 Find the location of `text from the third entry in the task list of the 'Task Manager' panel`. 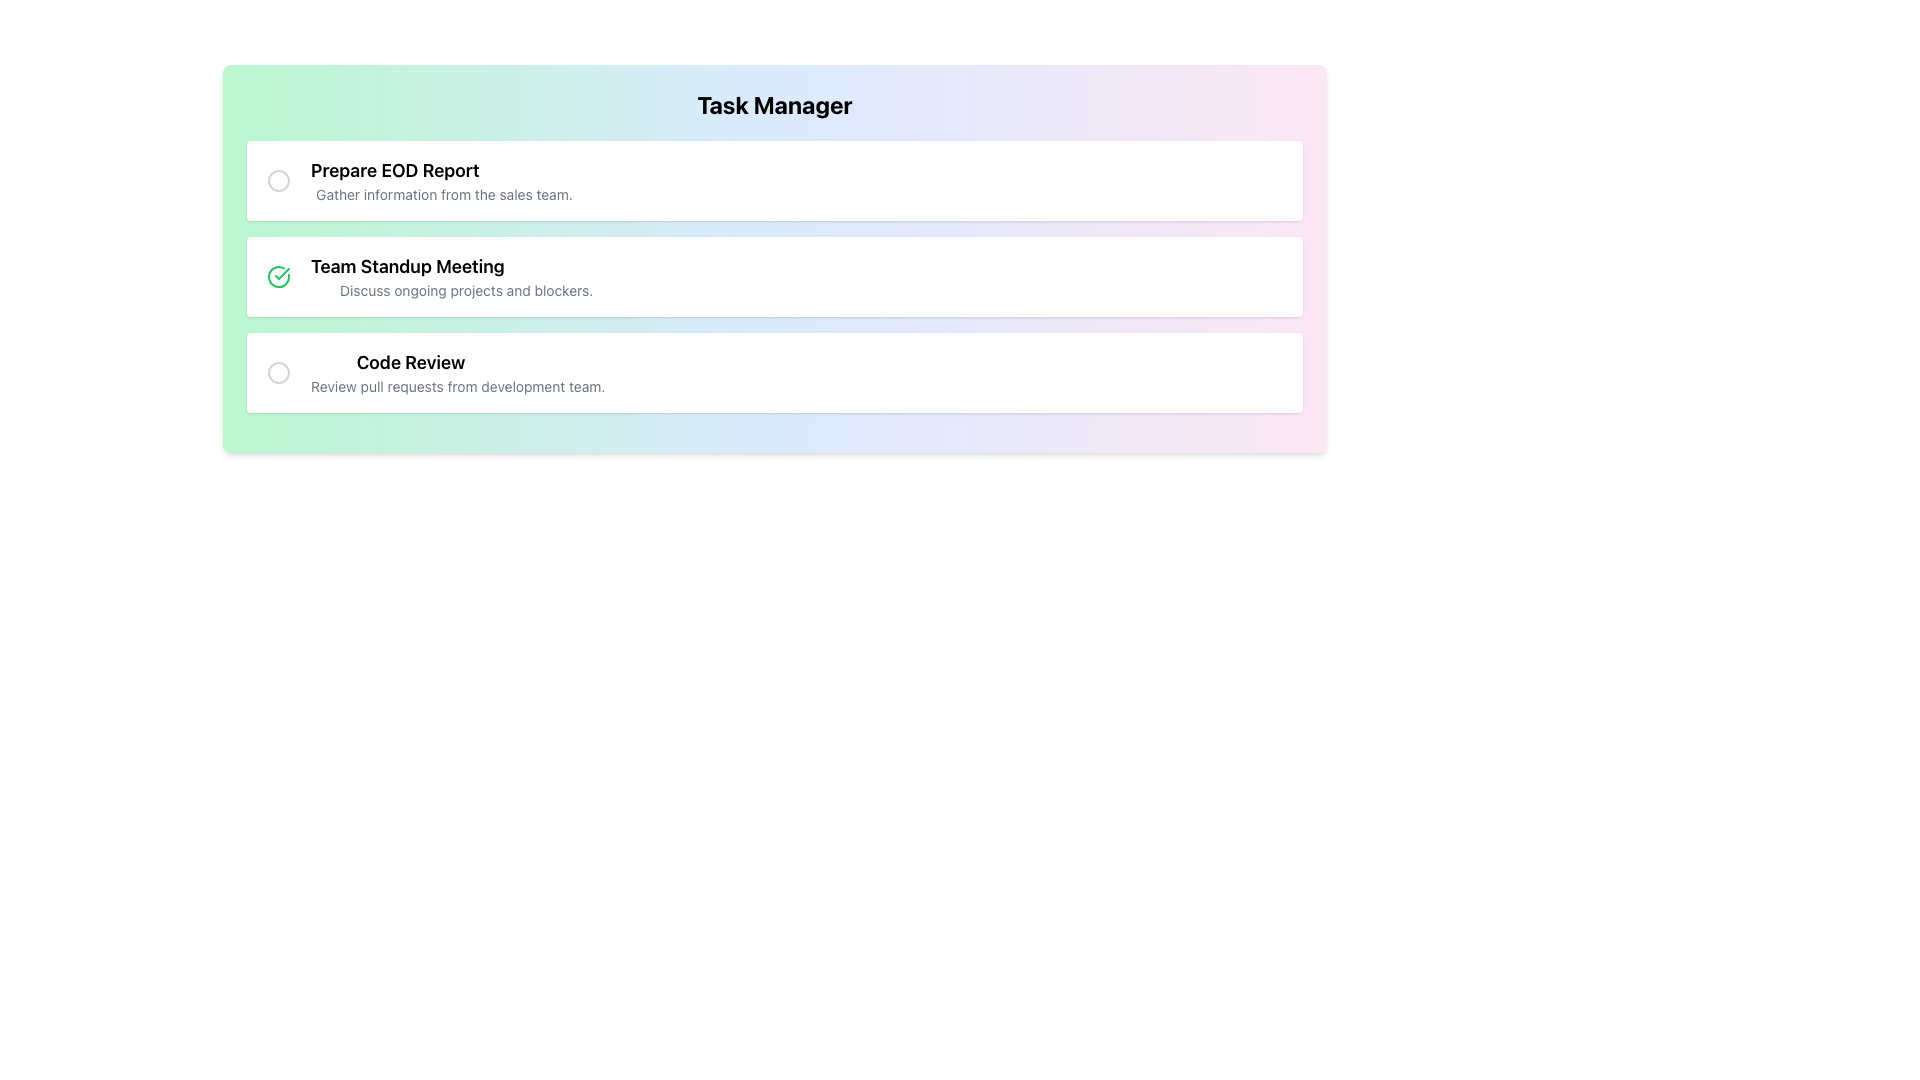

text from the third entry in the task list of the 'Task Manager' panel is located at coordinates (457, 362).